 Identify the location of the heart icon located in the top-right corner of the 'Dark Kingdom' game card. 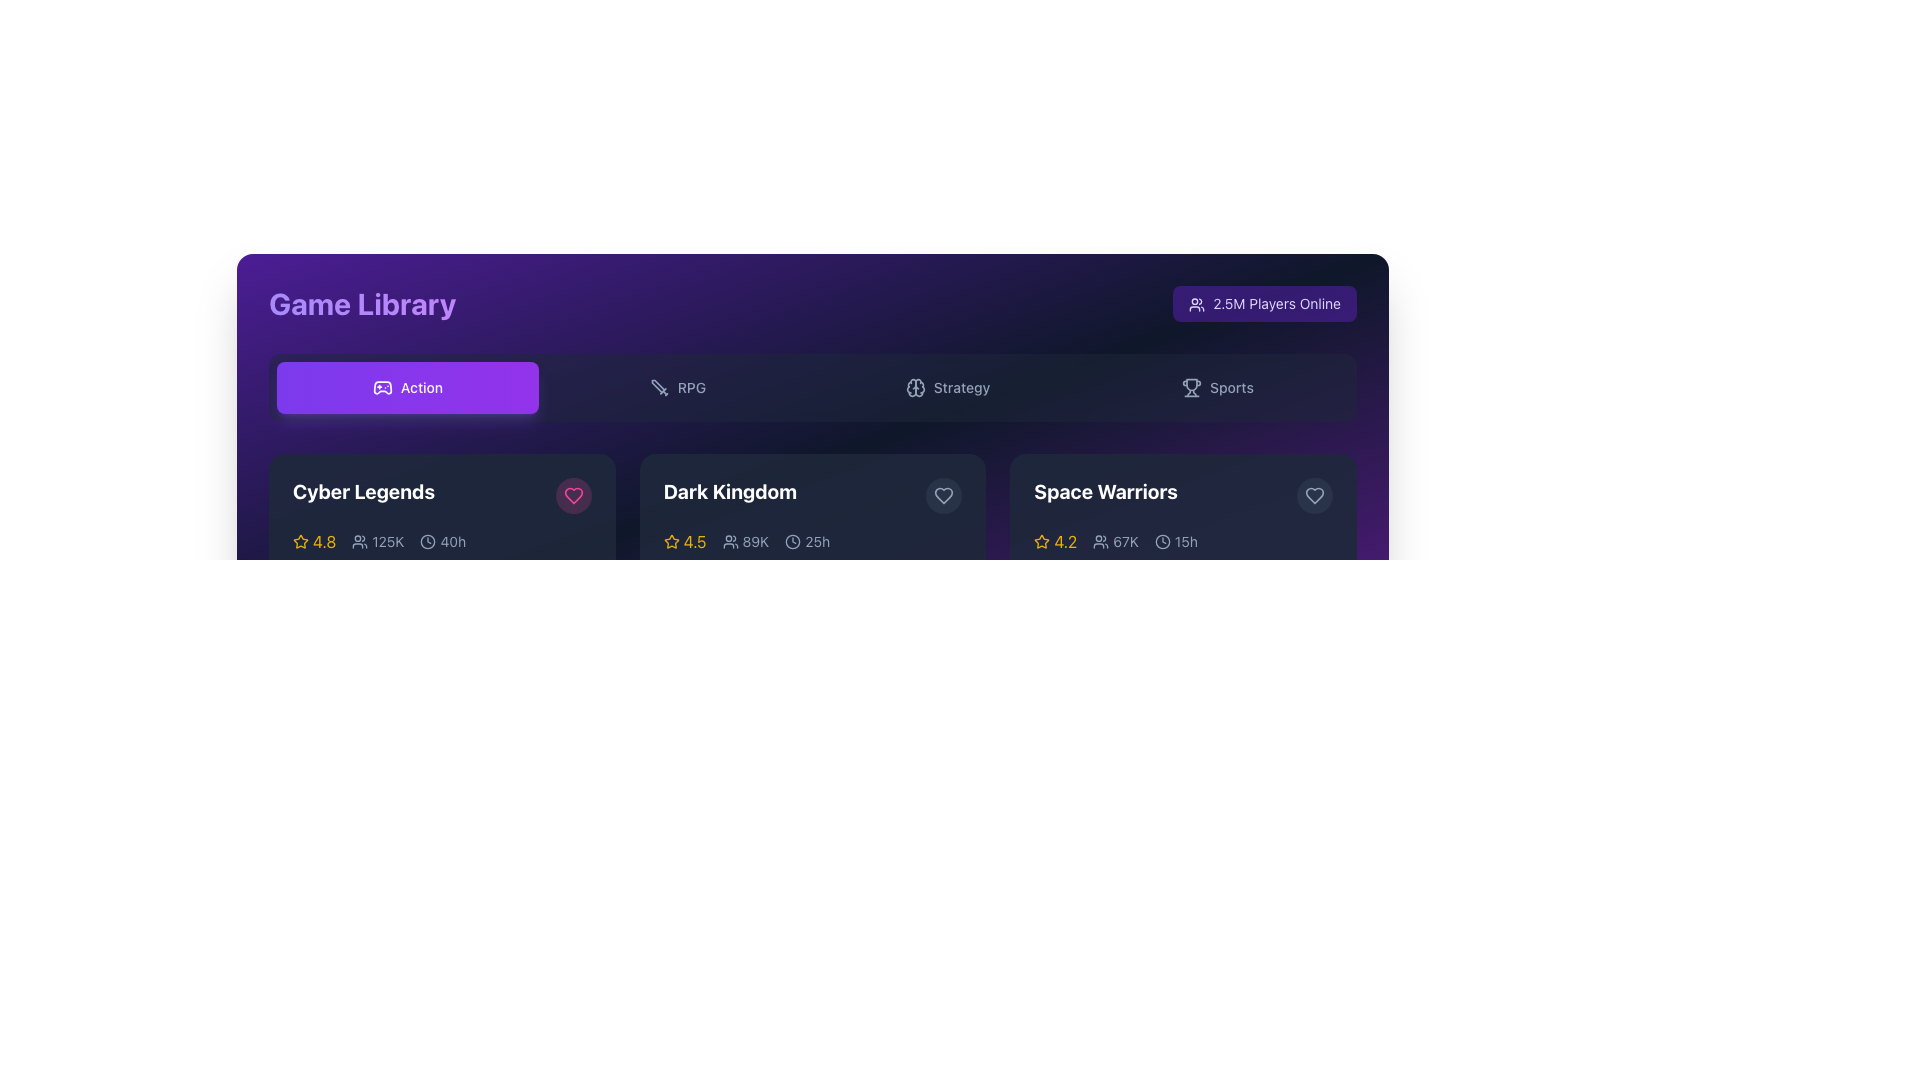
(943, 495).